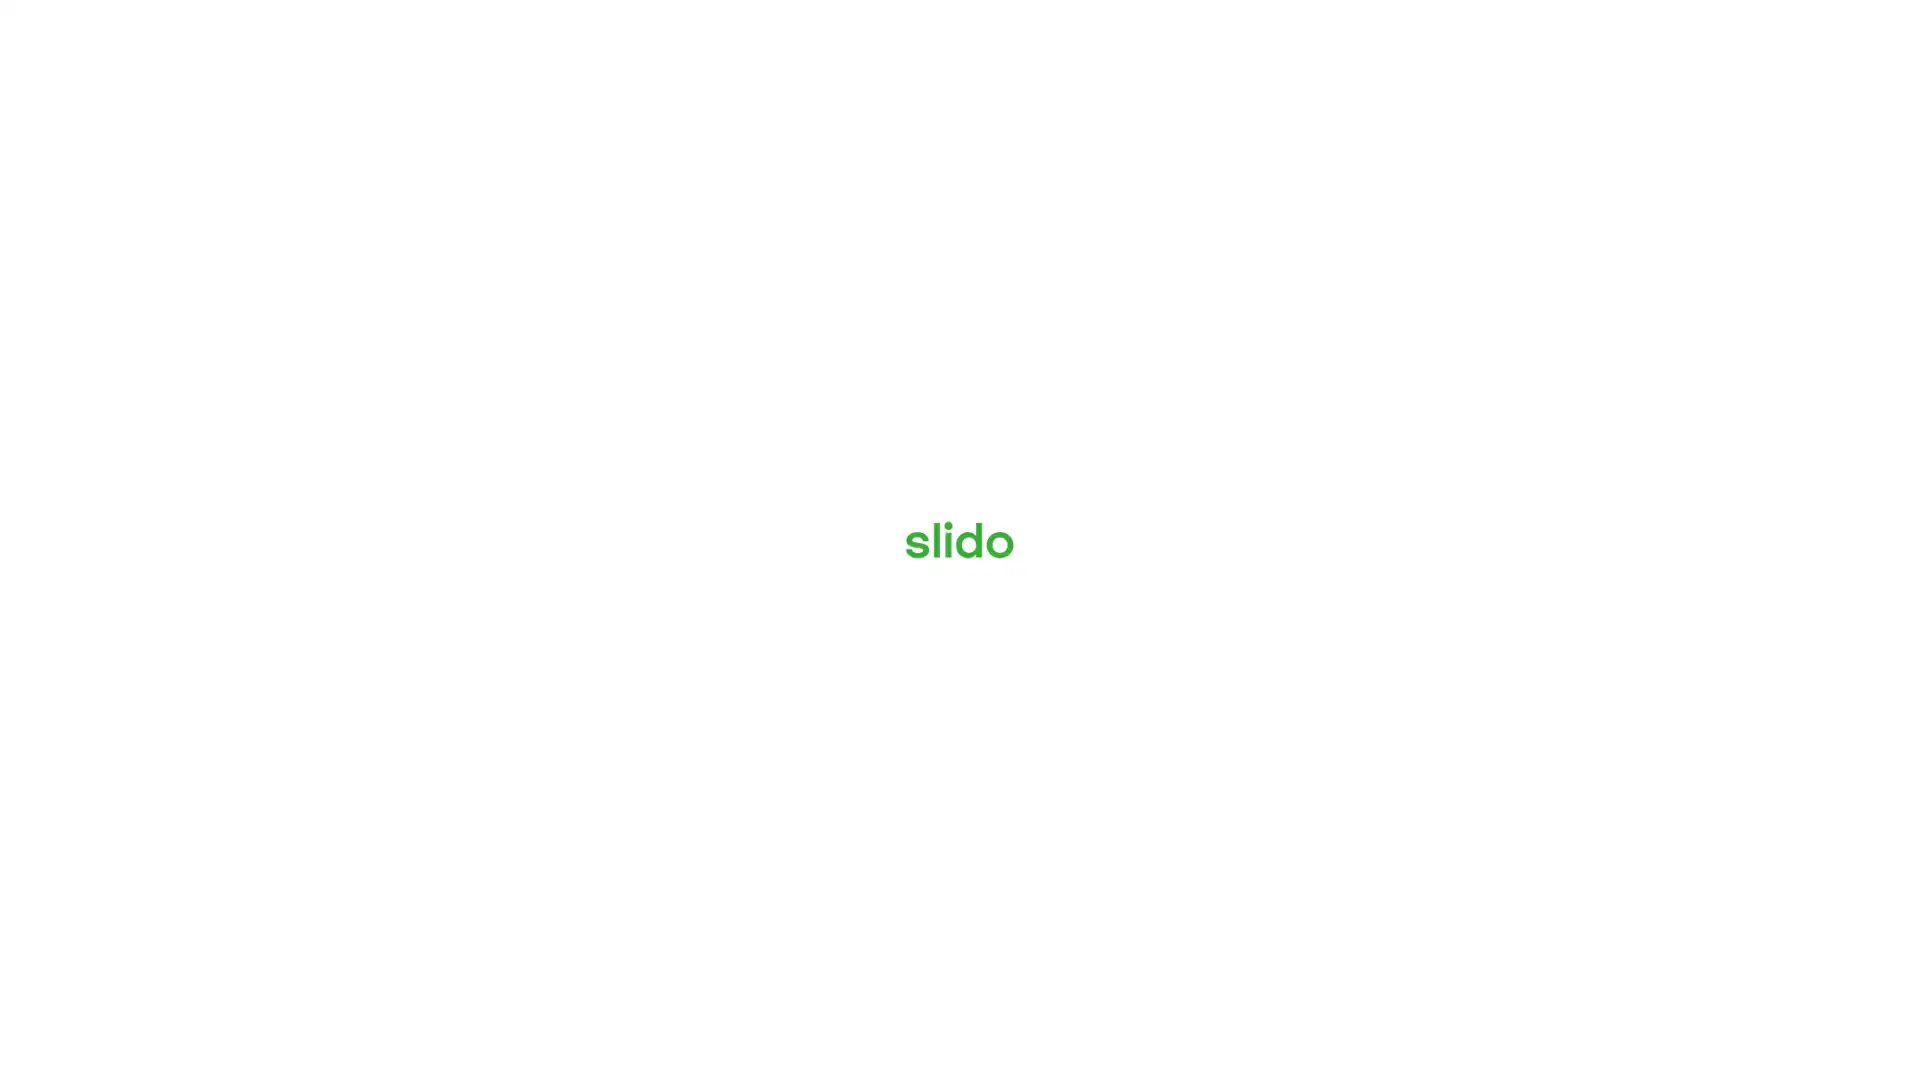 This screenshot has height=1080, width=1920. What do you see at coordinates (1772, 890) in the screenshot?
I see `23 votes, Upvote question` at bounding box center [1772, 890].